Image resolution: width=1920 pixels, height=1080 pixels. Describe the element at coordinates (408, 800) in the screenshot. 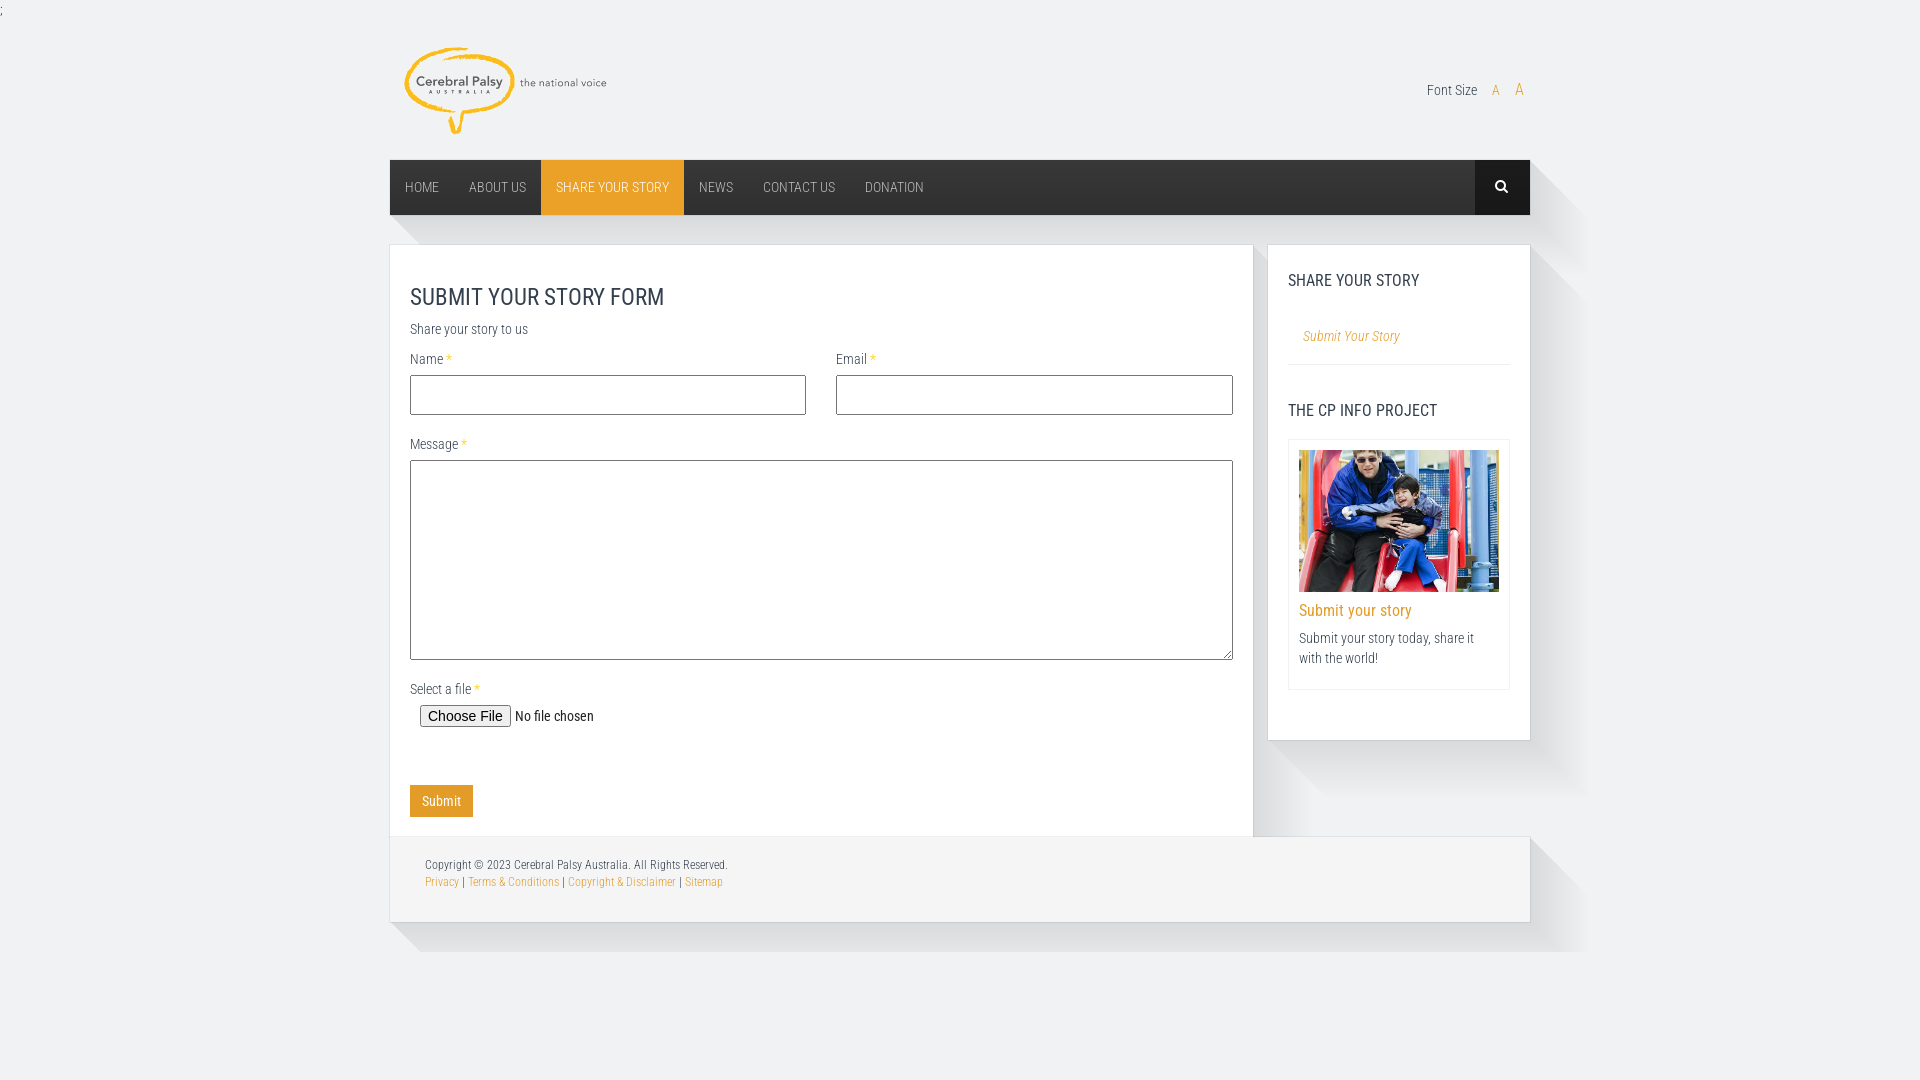

I see `'Submit'` at that location.